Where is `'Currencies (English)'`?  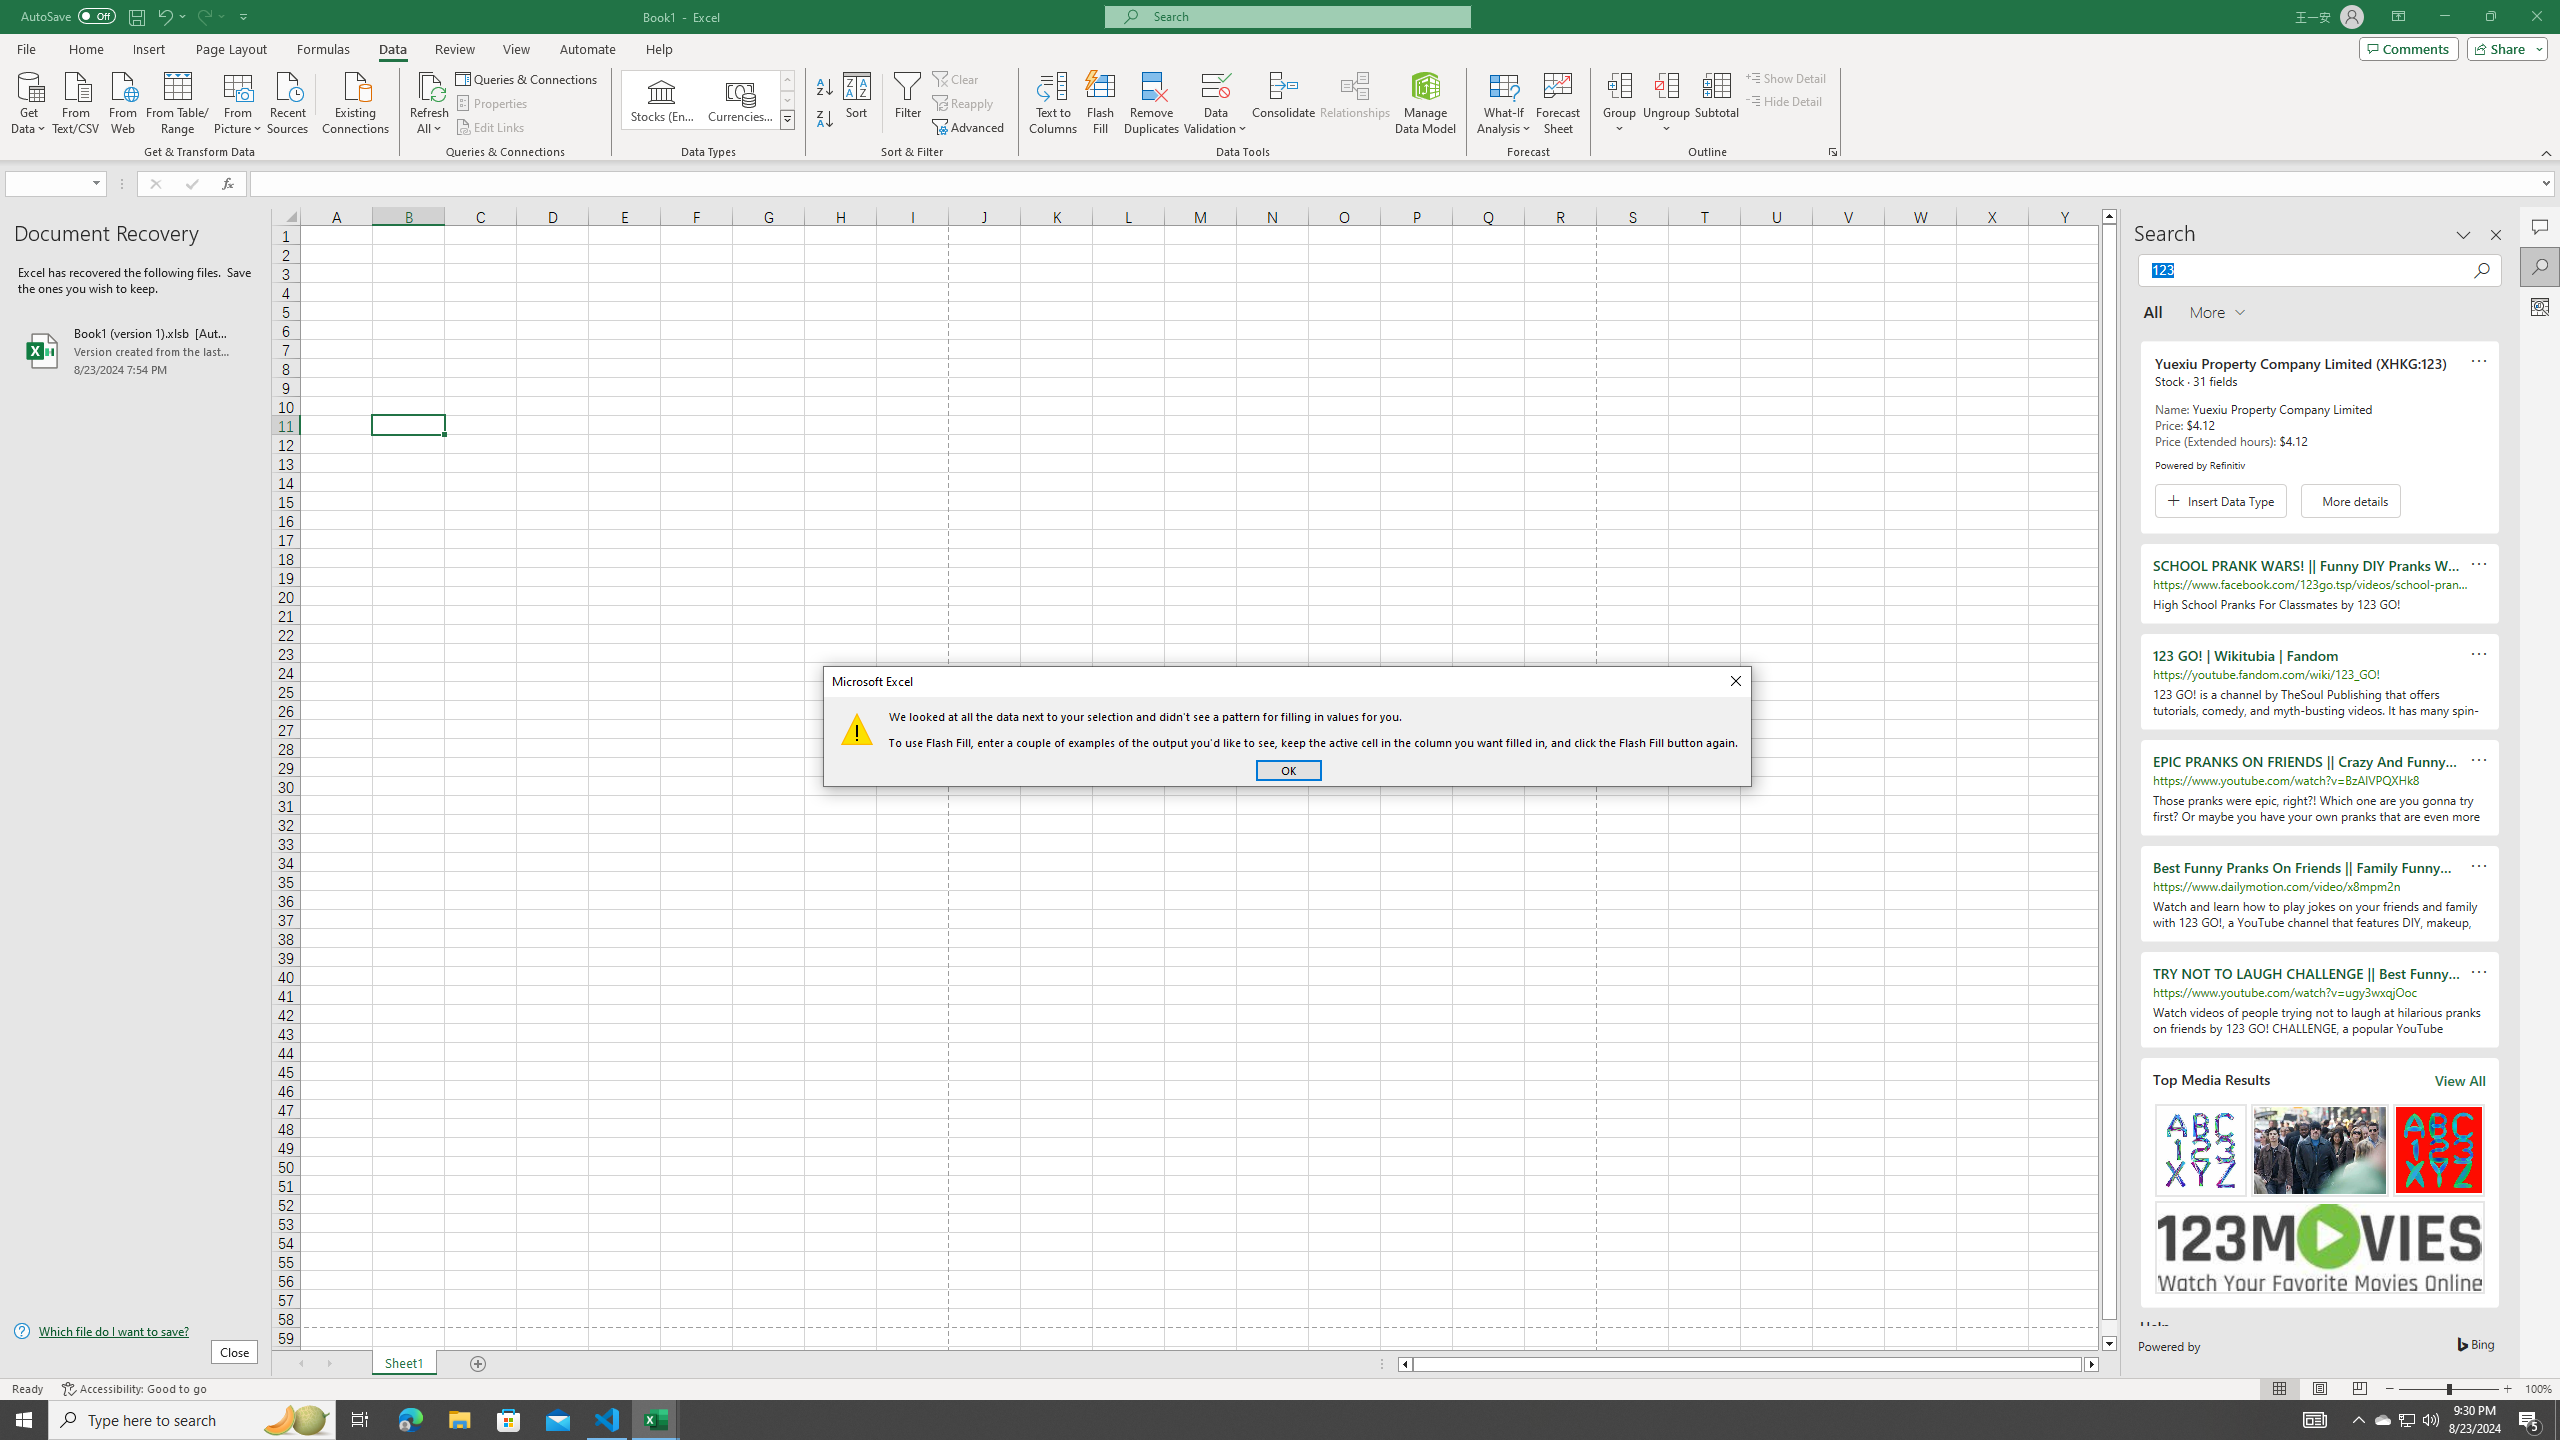 'Currencies (English)' is located at coordinates (738, 99).